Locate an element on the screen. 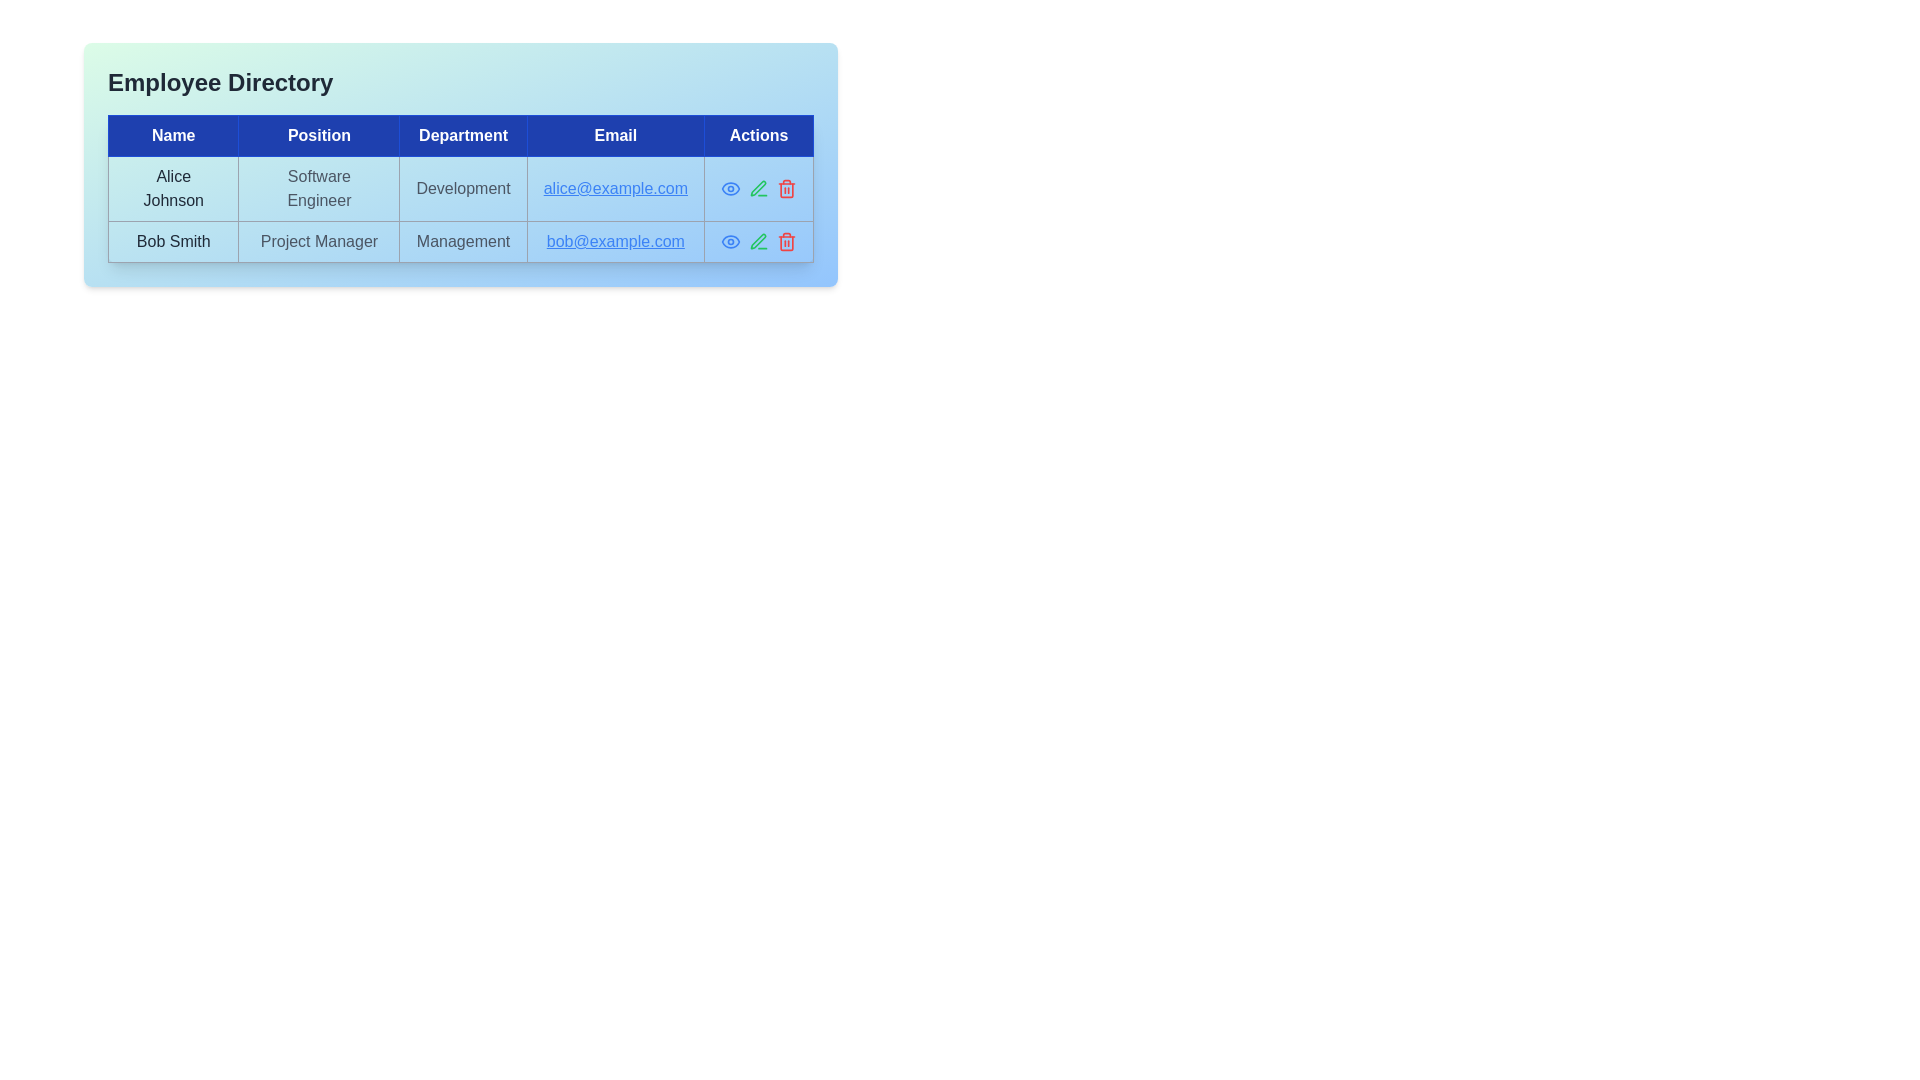 This screenshot has width=1920, height=1080. the static text element displaying 'Development' inside the table cell, which is the third cell in the first row under the 'Department' header is located at coordinates (462, 189).